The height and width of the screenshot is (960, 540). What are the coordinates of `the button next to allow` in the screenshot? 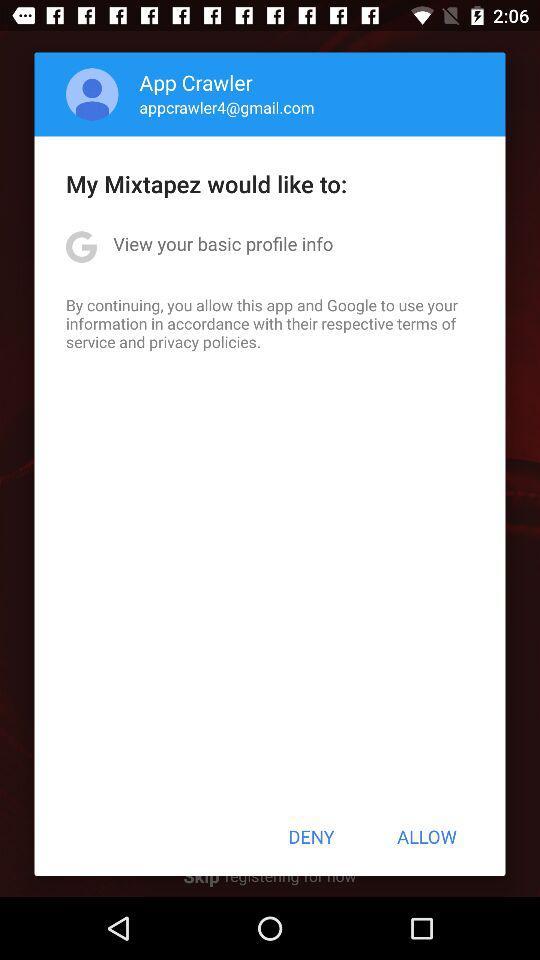 It's located at (311, 836).